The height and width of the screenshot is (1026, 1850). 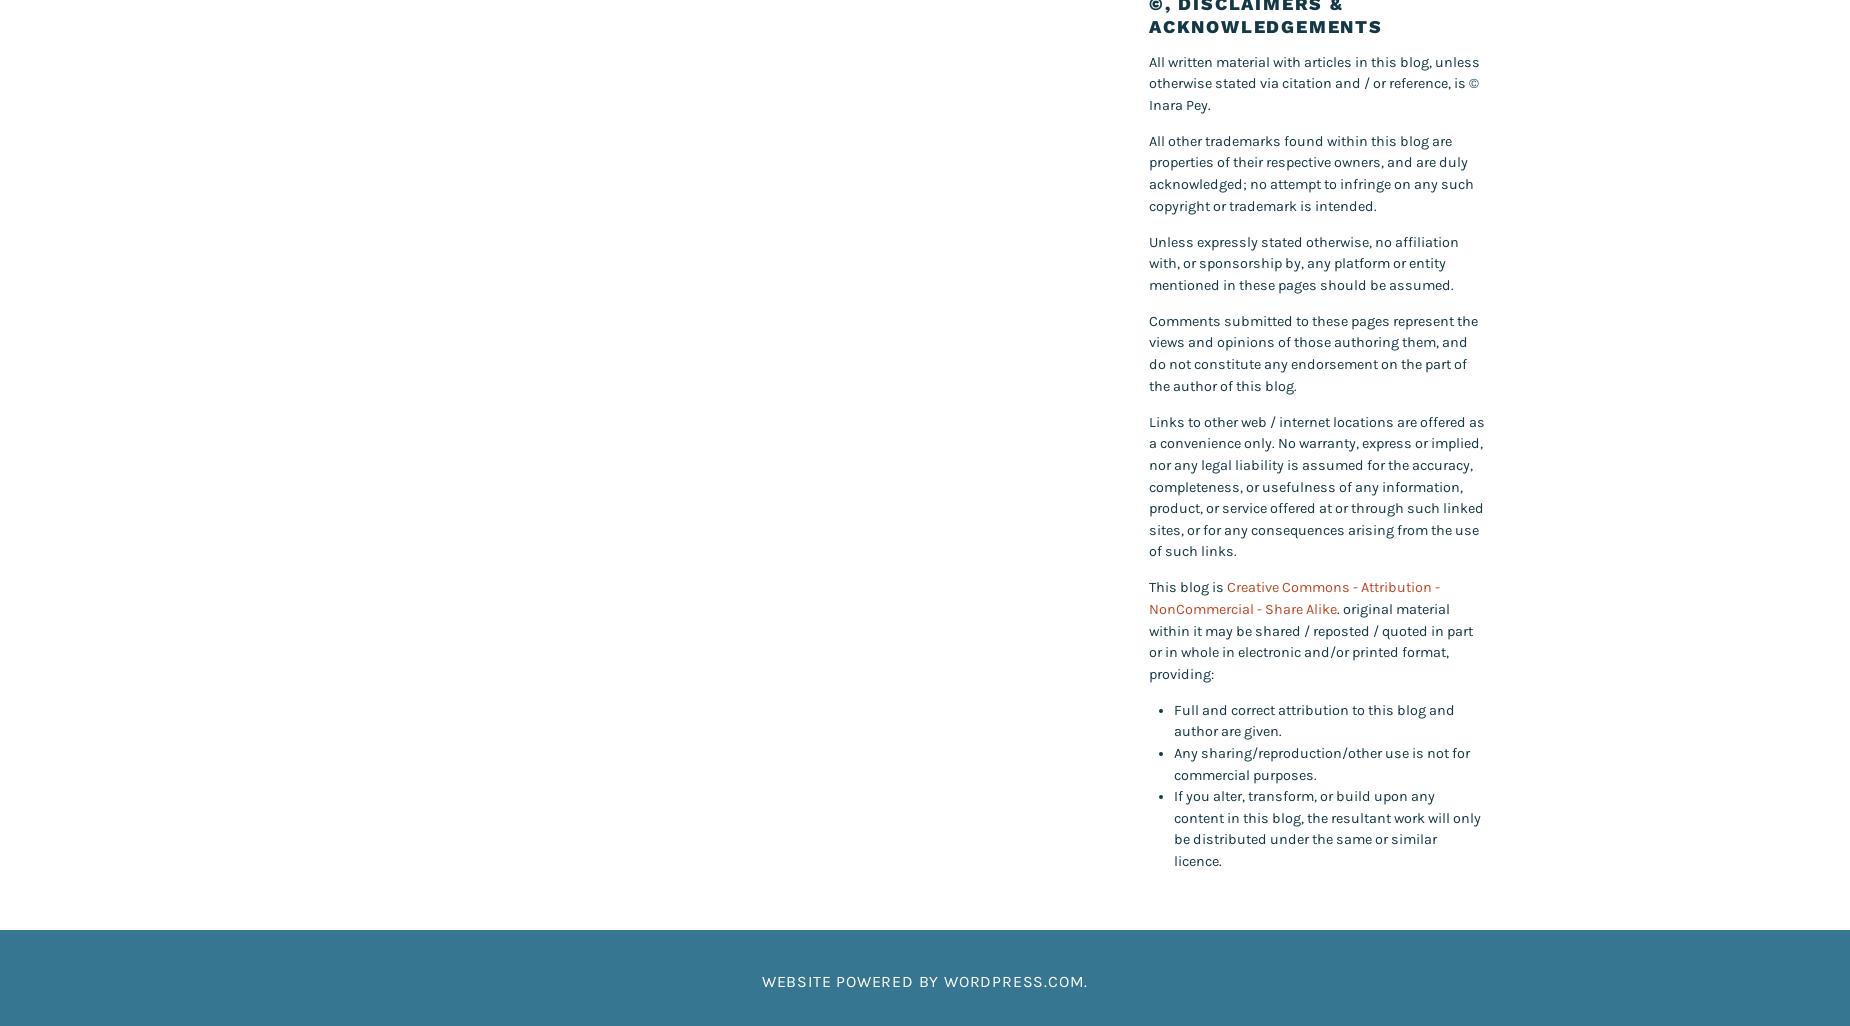 What do you see at coordinates (922, 980) in the screenshot?
I see `'Website Powered by WordPress.com'` at bounding box center [922, 980].